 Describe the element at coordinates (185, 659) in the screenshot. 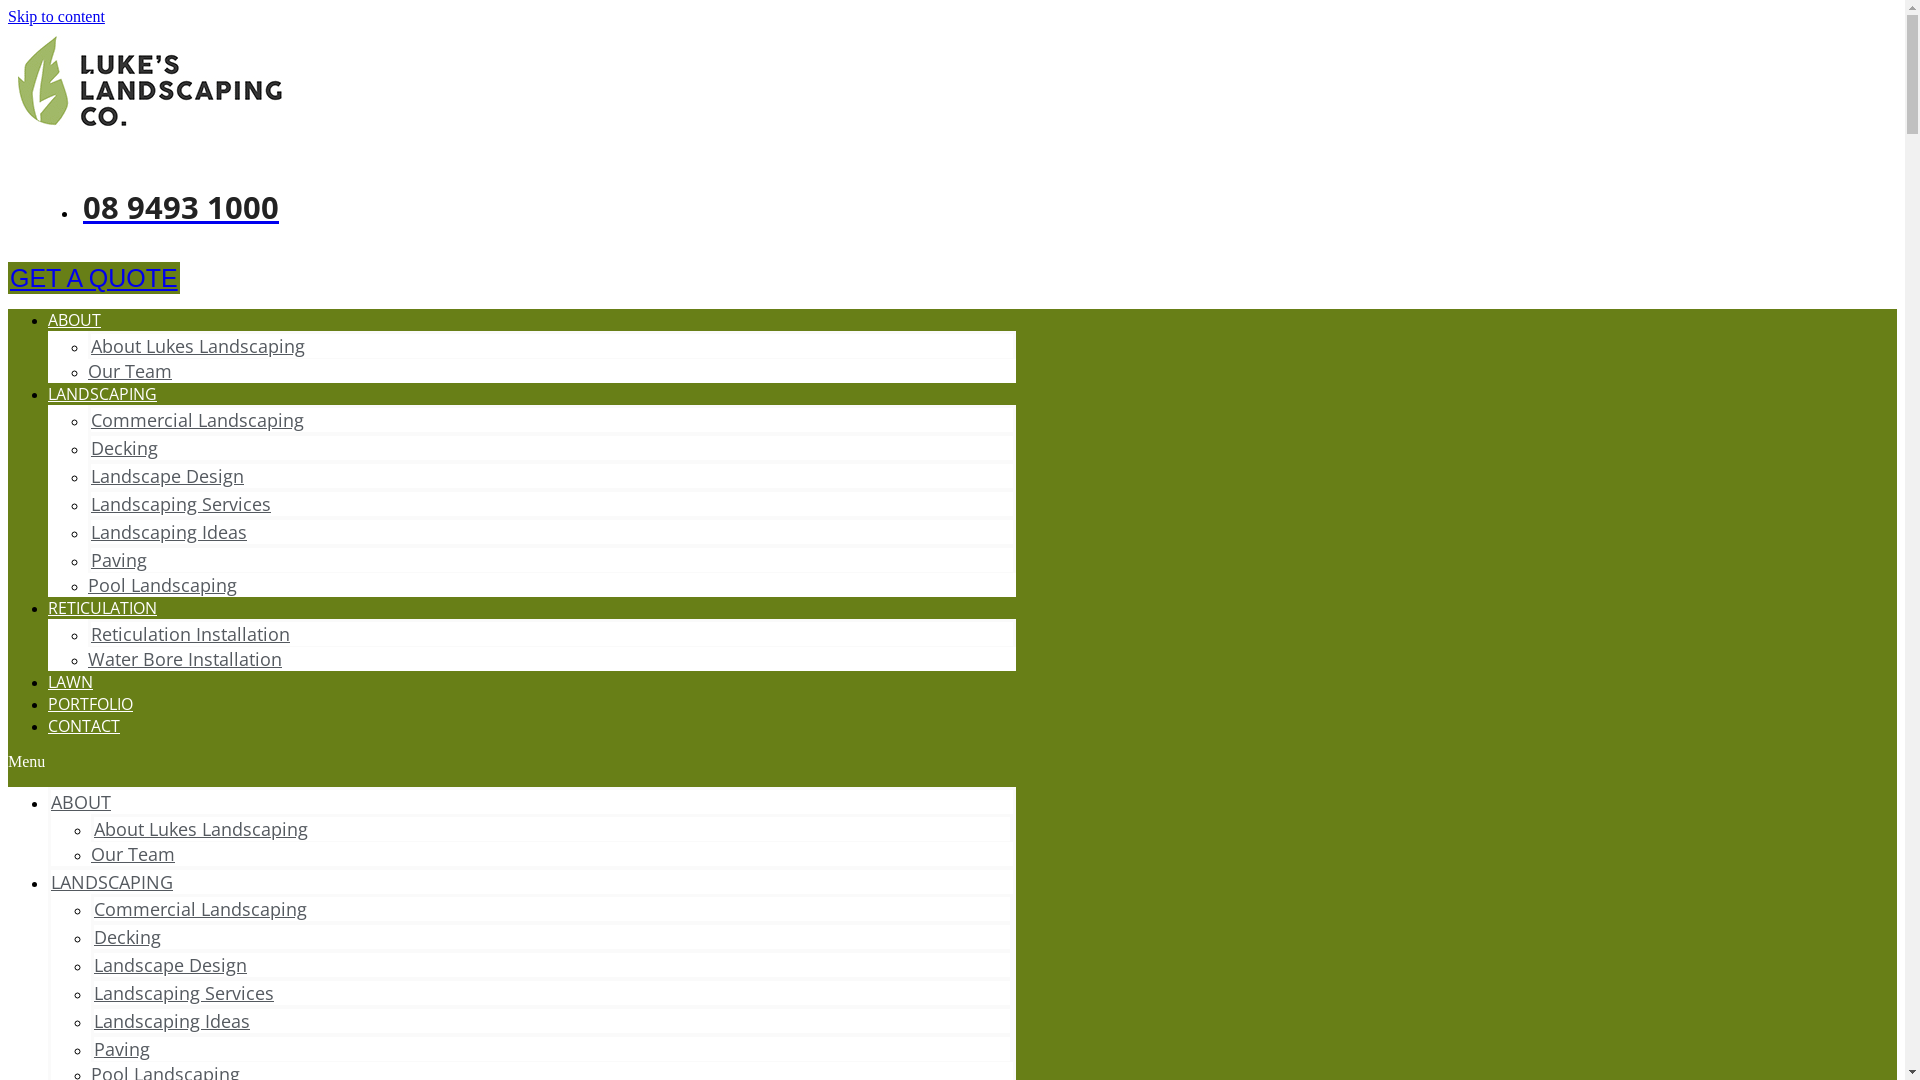

I see `'Water Bore Installation'` at that location.